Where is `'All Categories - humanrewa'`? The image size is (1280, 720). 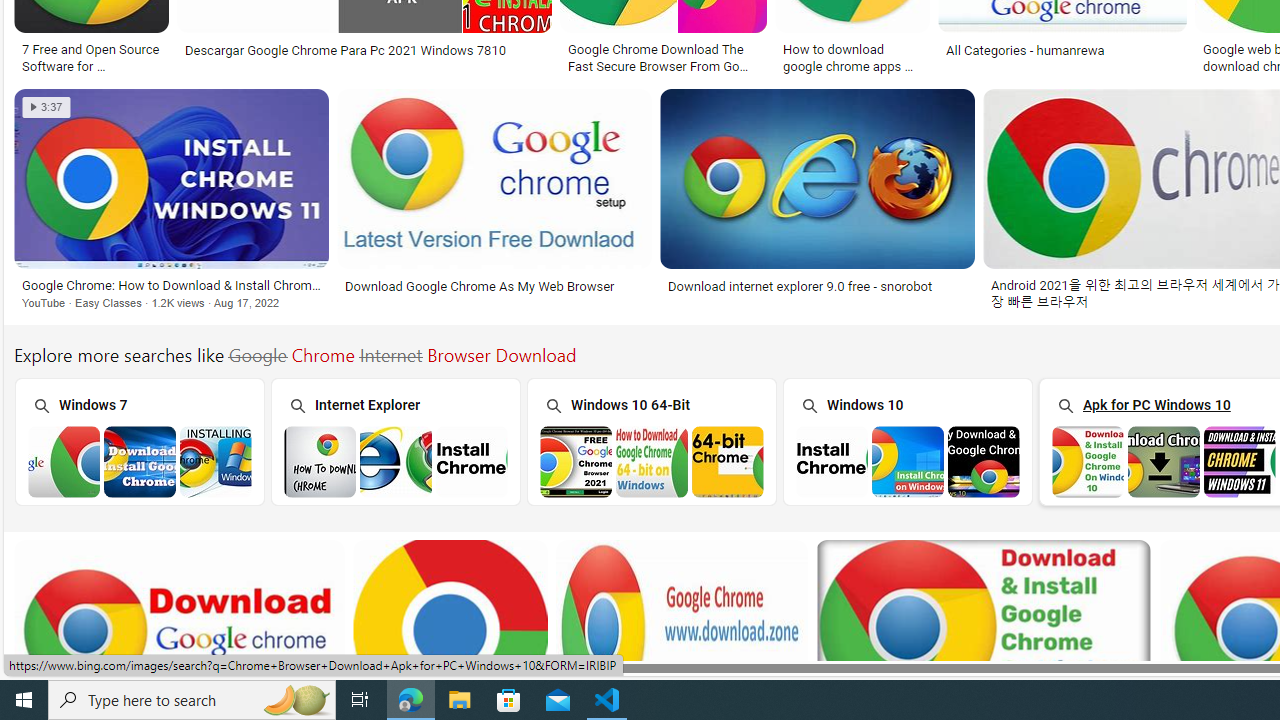 'All Categories - humanrewa' is located at coordinates (1025, 49).